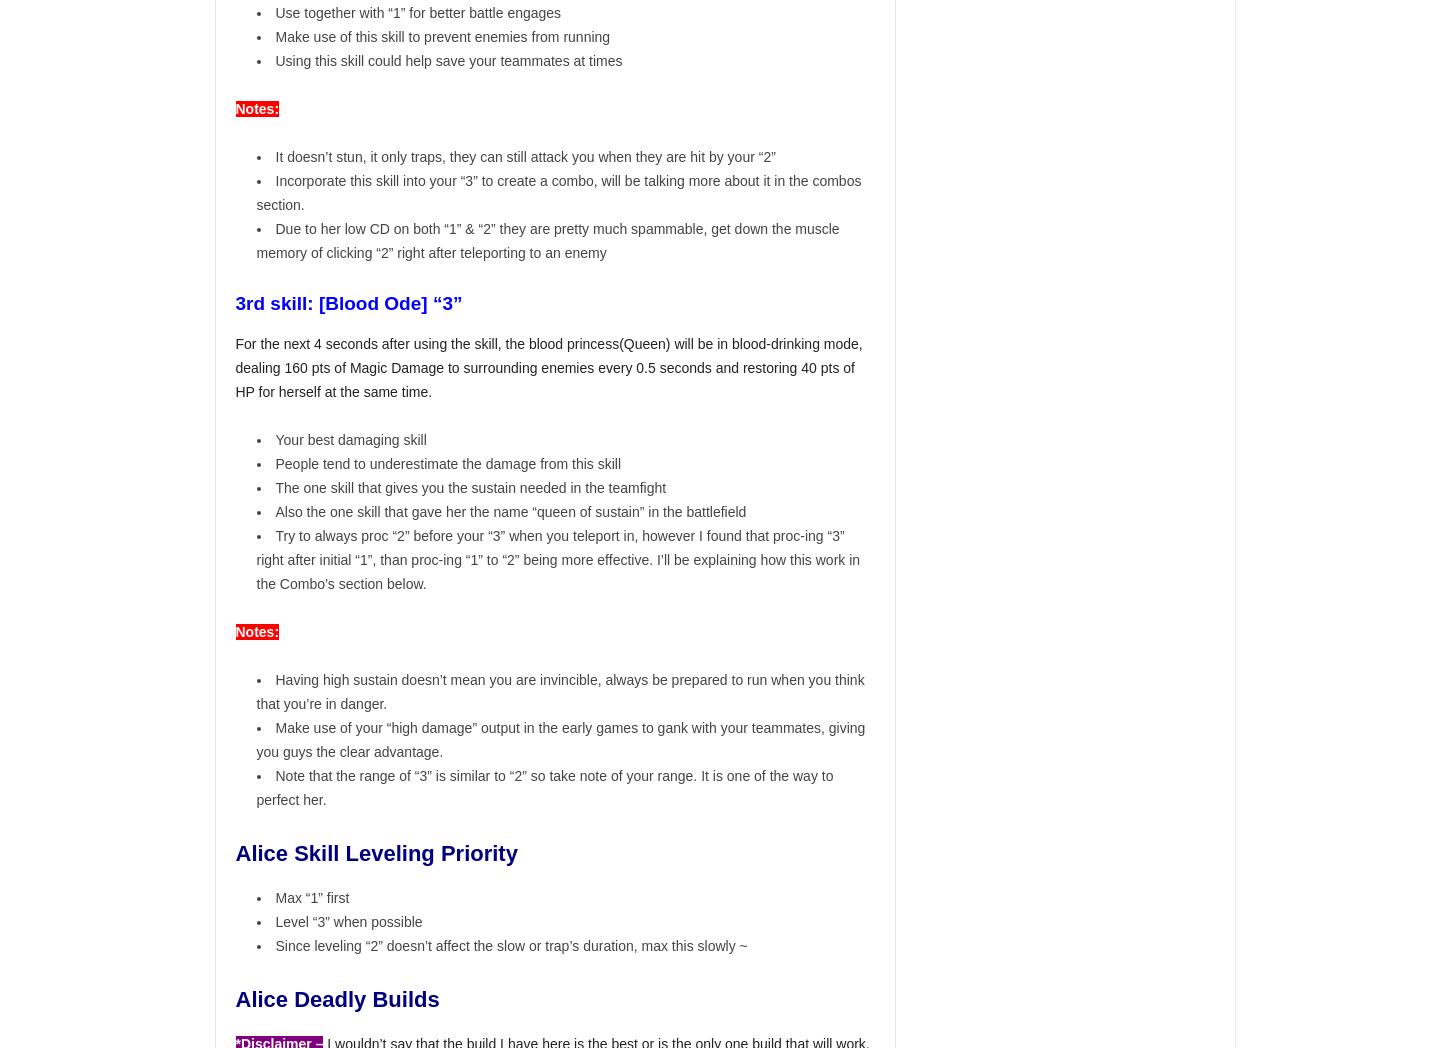  What do you see at coordinates (548, 366) in the screenshot?
I see `'For the next 4 seconds after using the skill, the blood princess(Queen) will be in blood-drinking mode, dealing 160 pts of Magic Damage to surrounding enemies every 0.5 seconds and restoring 40 pts of HP for herself at the same time.'` at bounding box center [548, 366].